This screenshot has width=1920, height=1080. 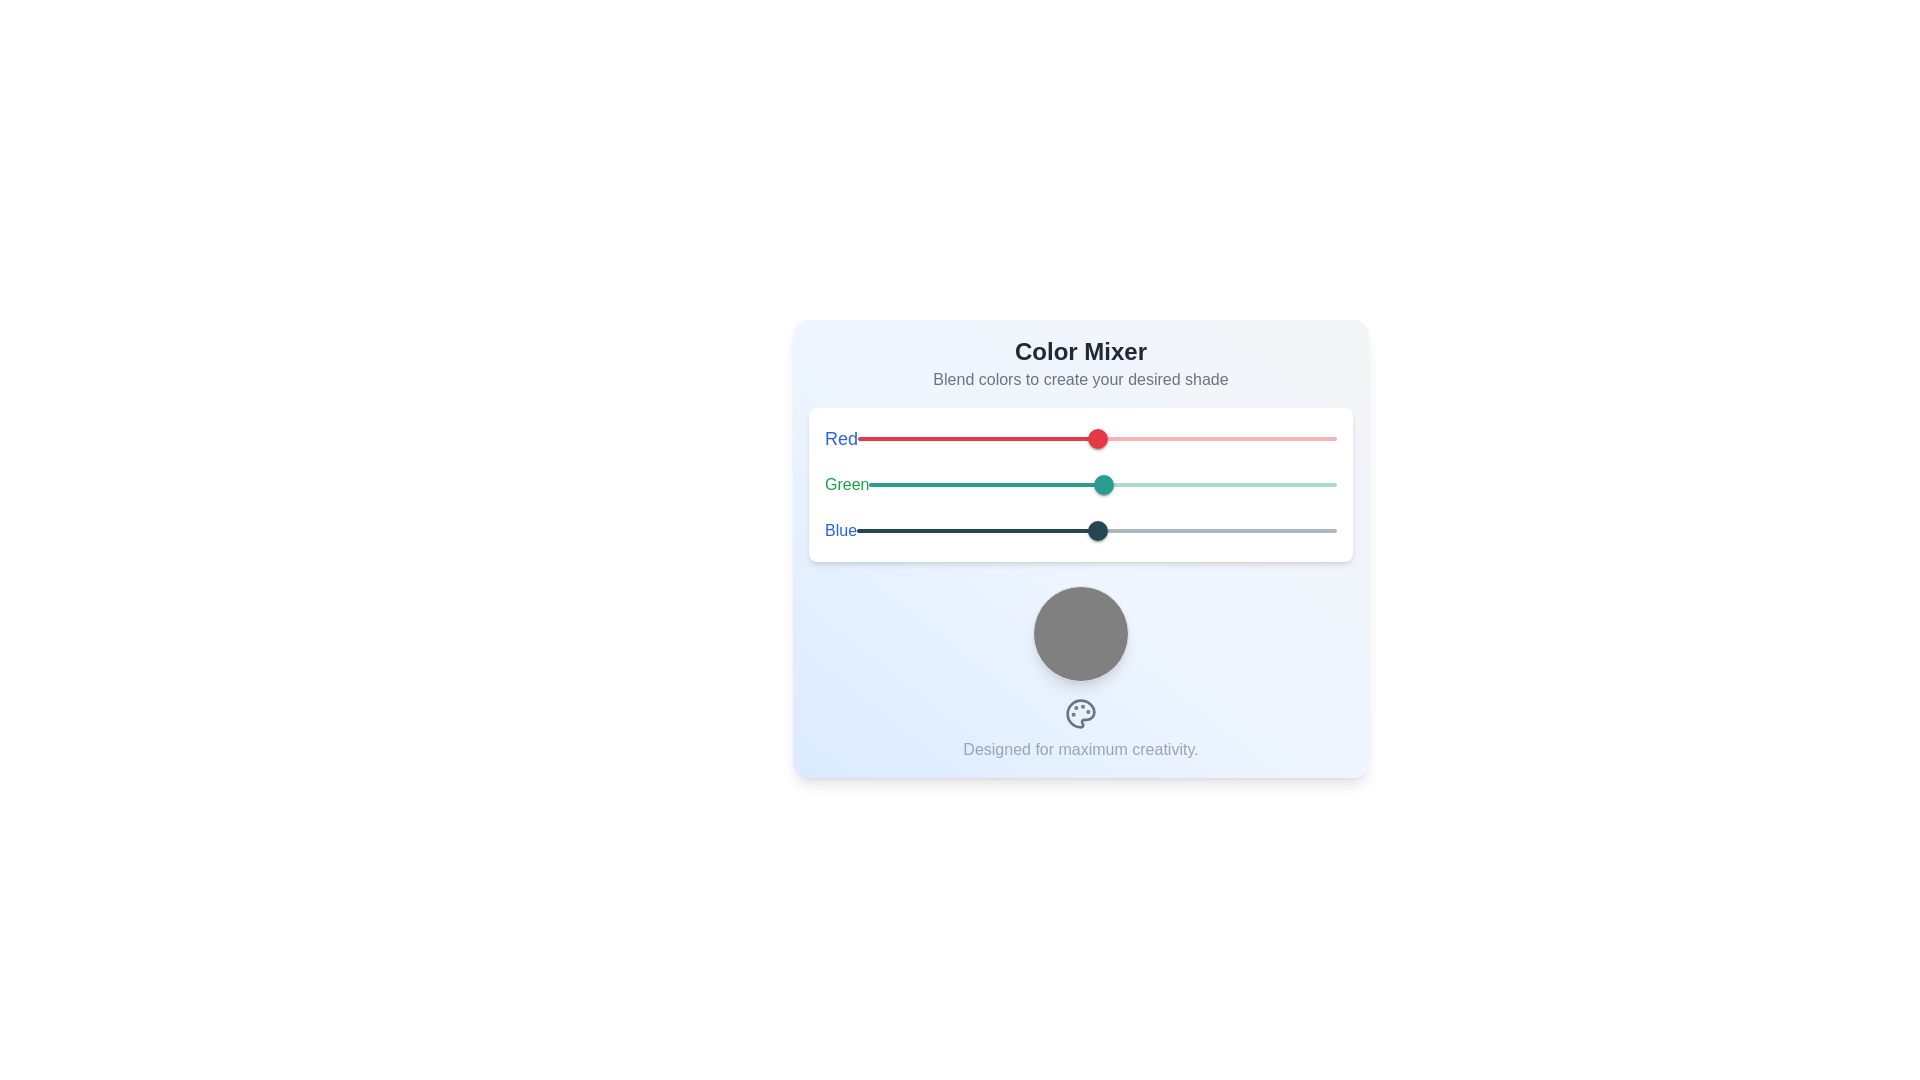 What do you see at coordinates (1264, 438) in the screenshot?
I see `the red value` at bounding box center [1264, 438].